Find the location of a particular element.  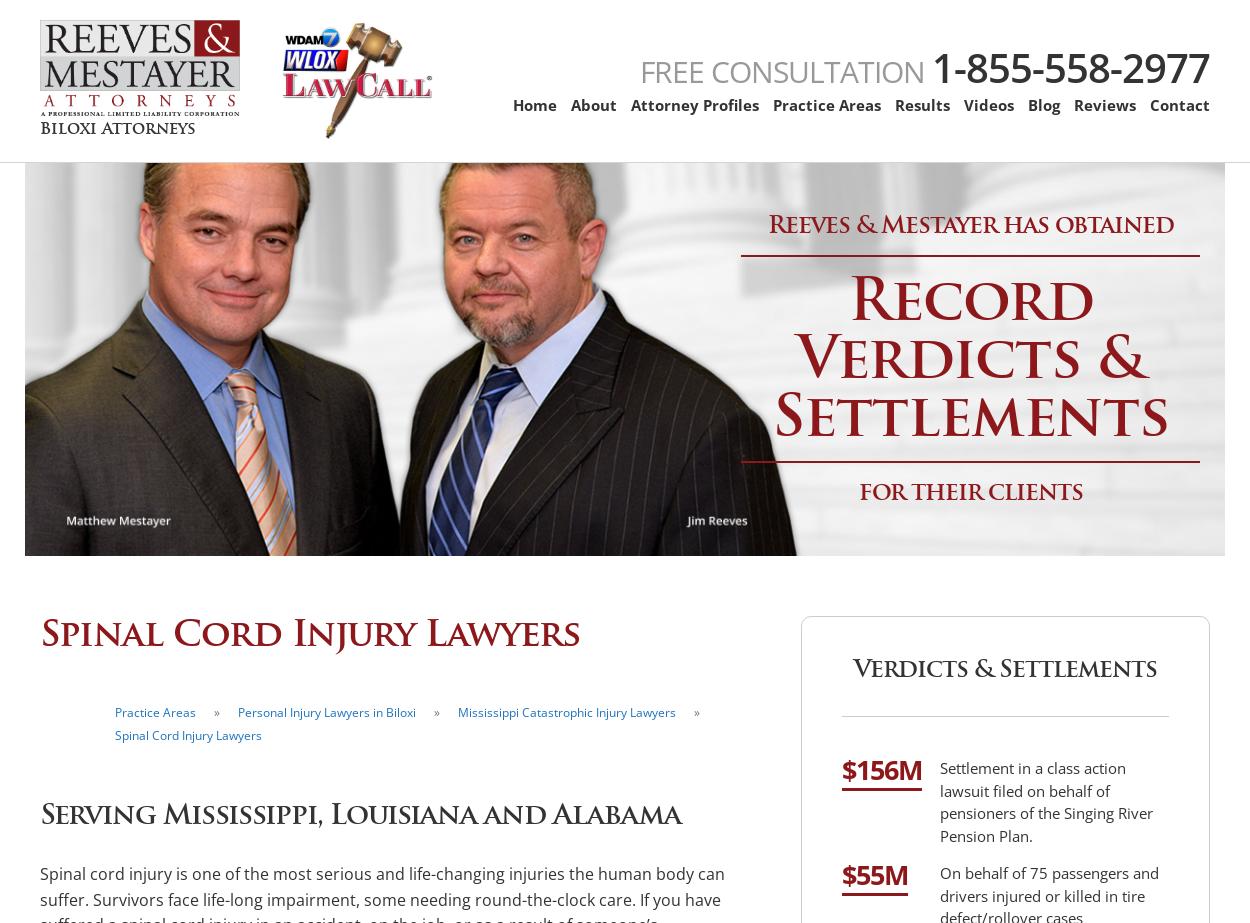

'for their clients' is located at coordinates (969, 489).